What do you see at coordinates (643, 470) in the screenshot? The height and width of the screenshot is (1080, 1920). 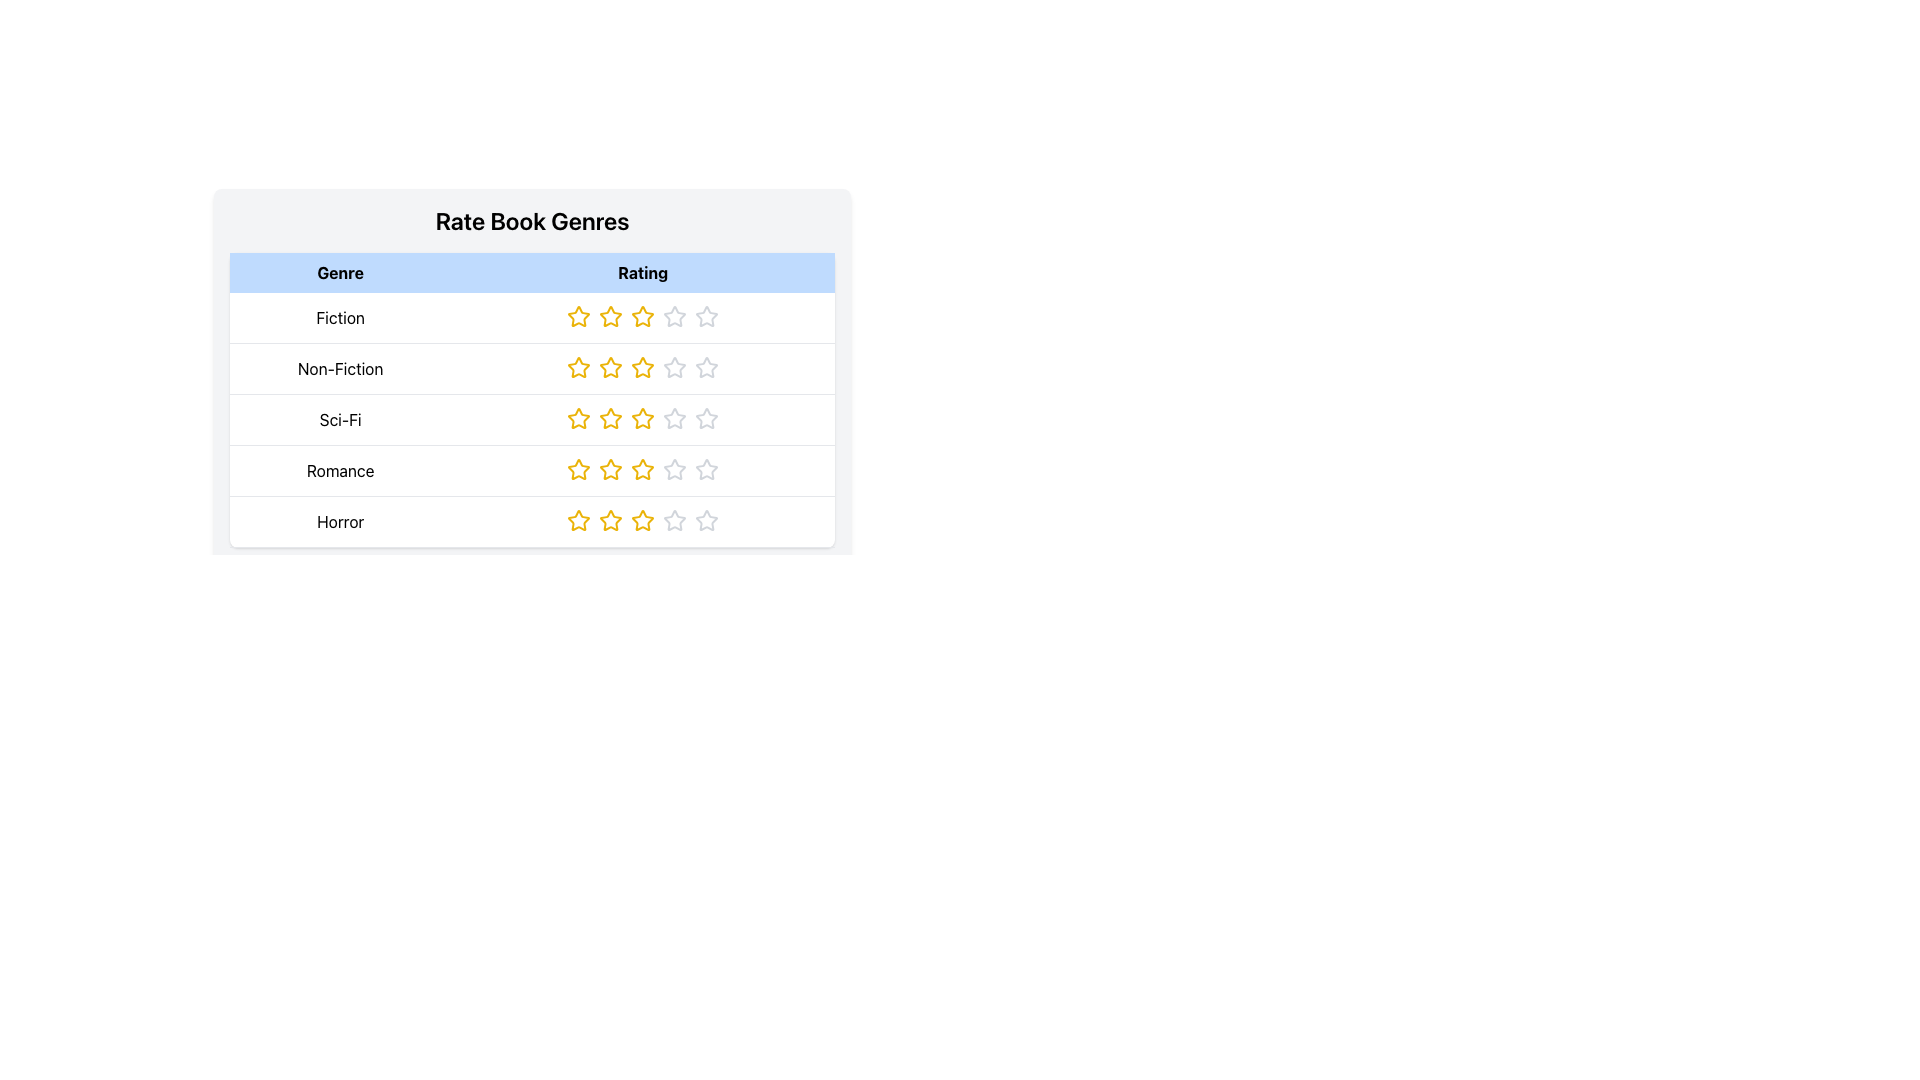 I see `the fourth star in the 'Rating' column of the 'Romance' row` at bounding box center [643, 470].